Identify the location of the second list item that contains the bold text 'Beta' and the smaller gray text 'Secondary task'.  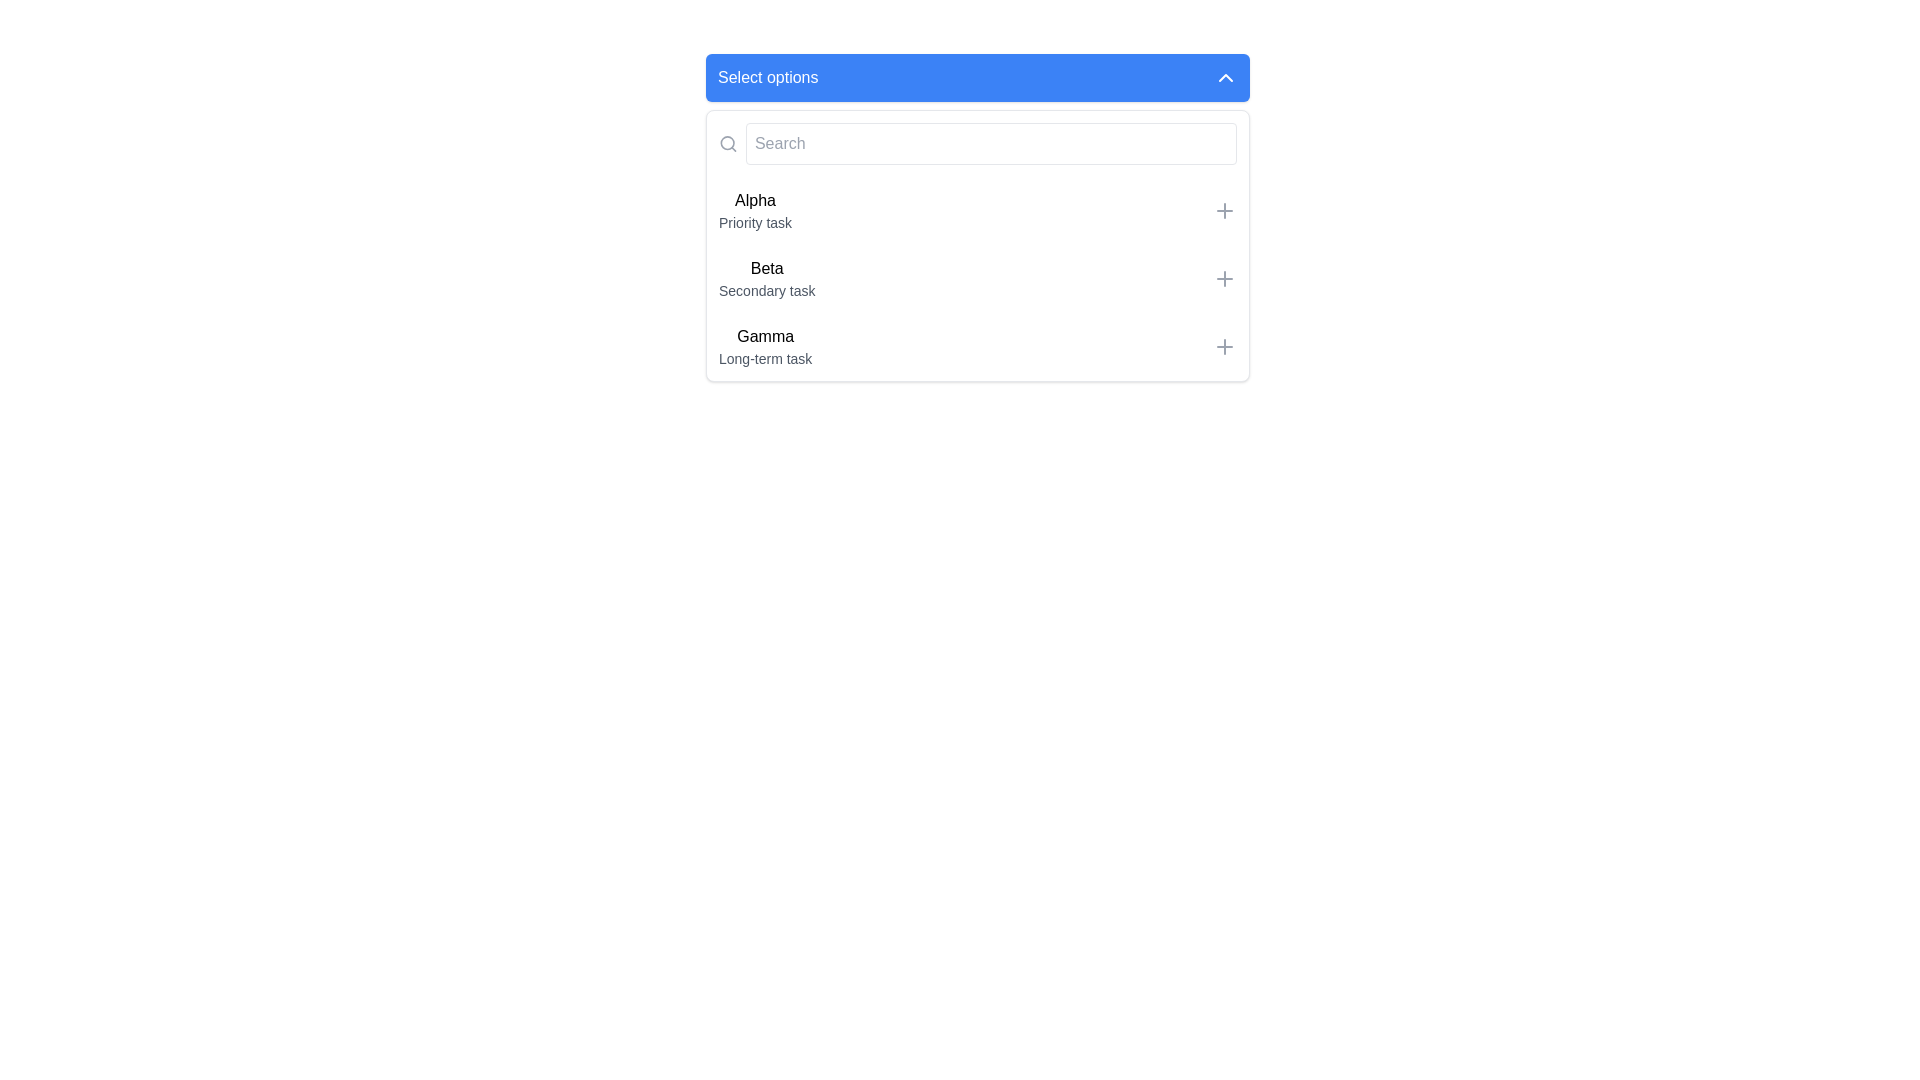
(766, 278).